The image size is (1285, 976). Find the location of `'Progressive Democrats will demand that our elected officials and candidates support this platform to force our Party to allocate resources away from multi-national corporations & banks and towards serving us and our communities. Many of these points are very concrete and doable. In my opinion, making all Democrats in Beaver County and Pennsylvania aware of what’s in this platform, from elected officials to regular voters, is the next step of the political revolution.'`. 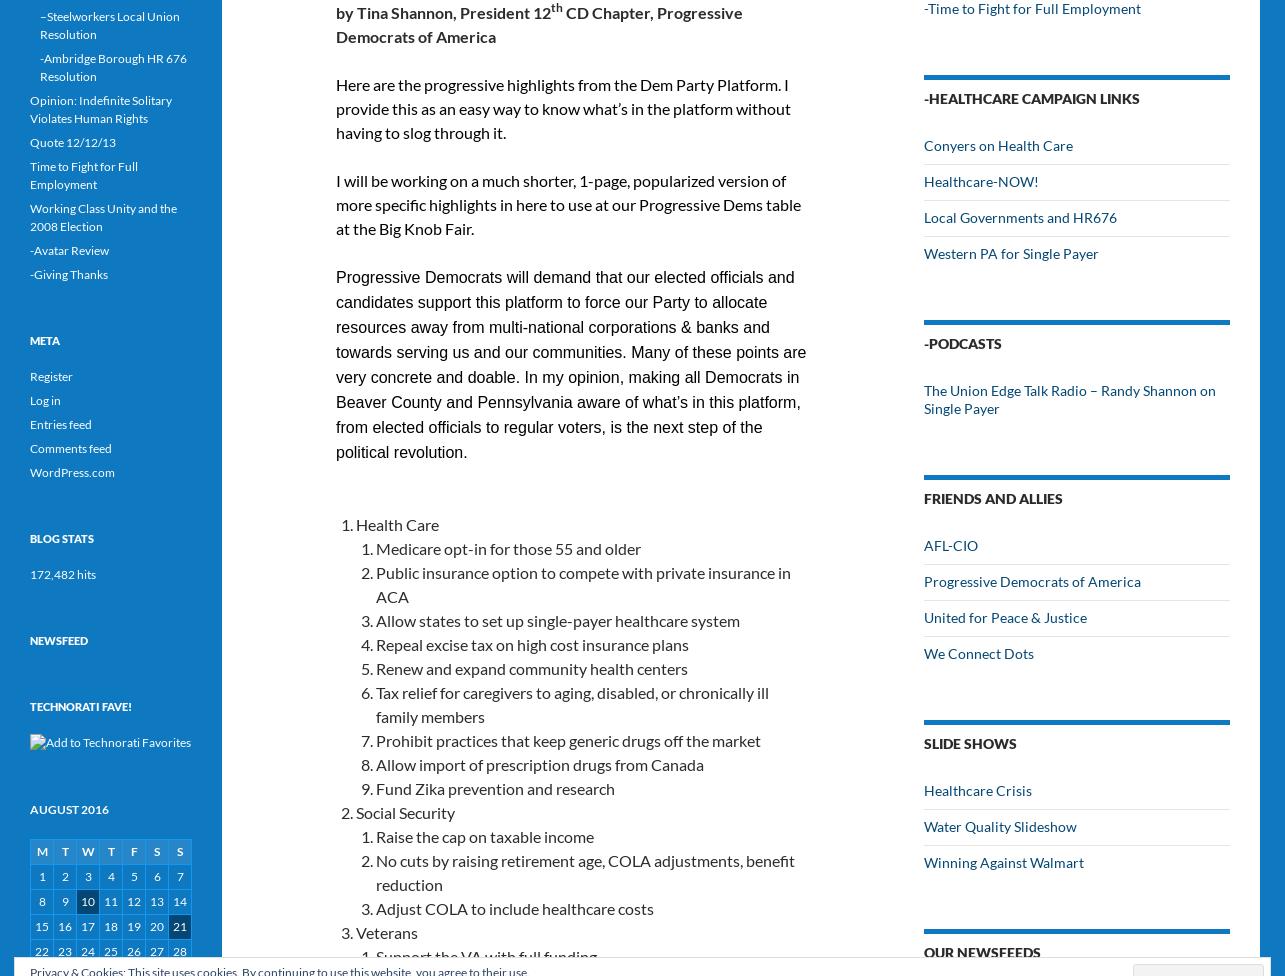

'Progressive Democrats will demand that our elected officials and candidates support this platform to force our Party to allocate resources away from multi-national corporations & banks and towards serving us and our communities. Many of these points are very concrete and doable. In my opinion, making all Democrats in Beaver County and Pennsylvania aware of what’s in this platform, from elected officials to regular voters, is the next step of the political revolution.' is located at coordinates (571, 364).